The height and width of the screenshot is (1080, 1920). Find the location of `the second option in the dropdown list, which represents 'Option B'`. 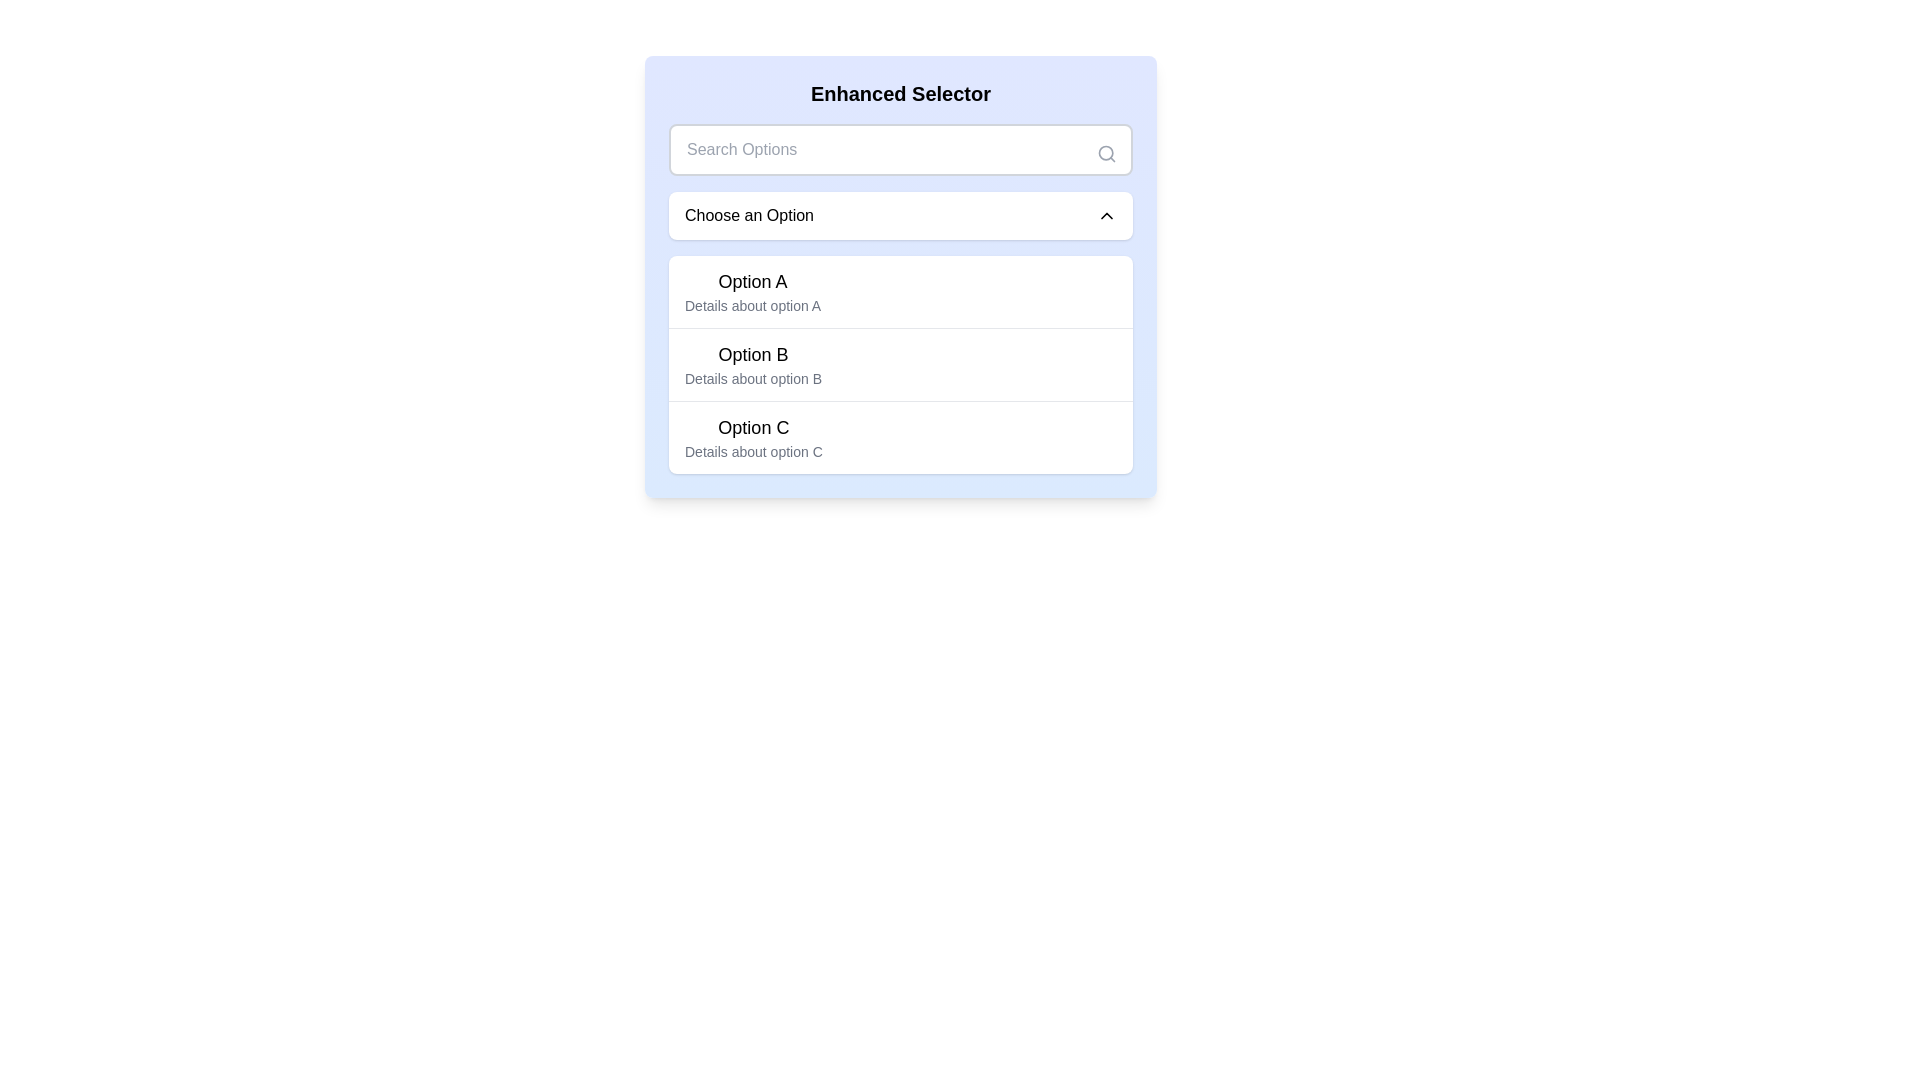

the second option in the dropdown list, which represents 'Option B' is located at coordinates (752, 365).